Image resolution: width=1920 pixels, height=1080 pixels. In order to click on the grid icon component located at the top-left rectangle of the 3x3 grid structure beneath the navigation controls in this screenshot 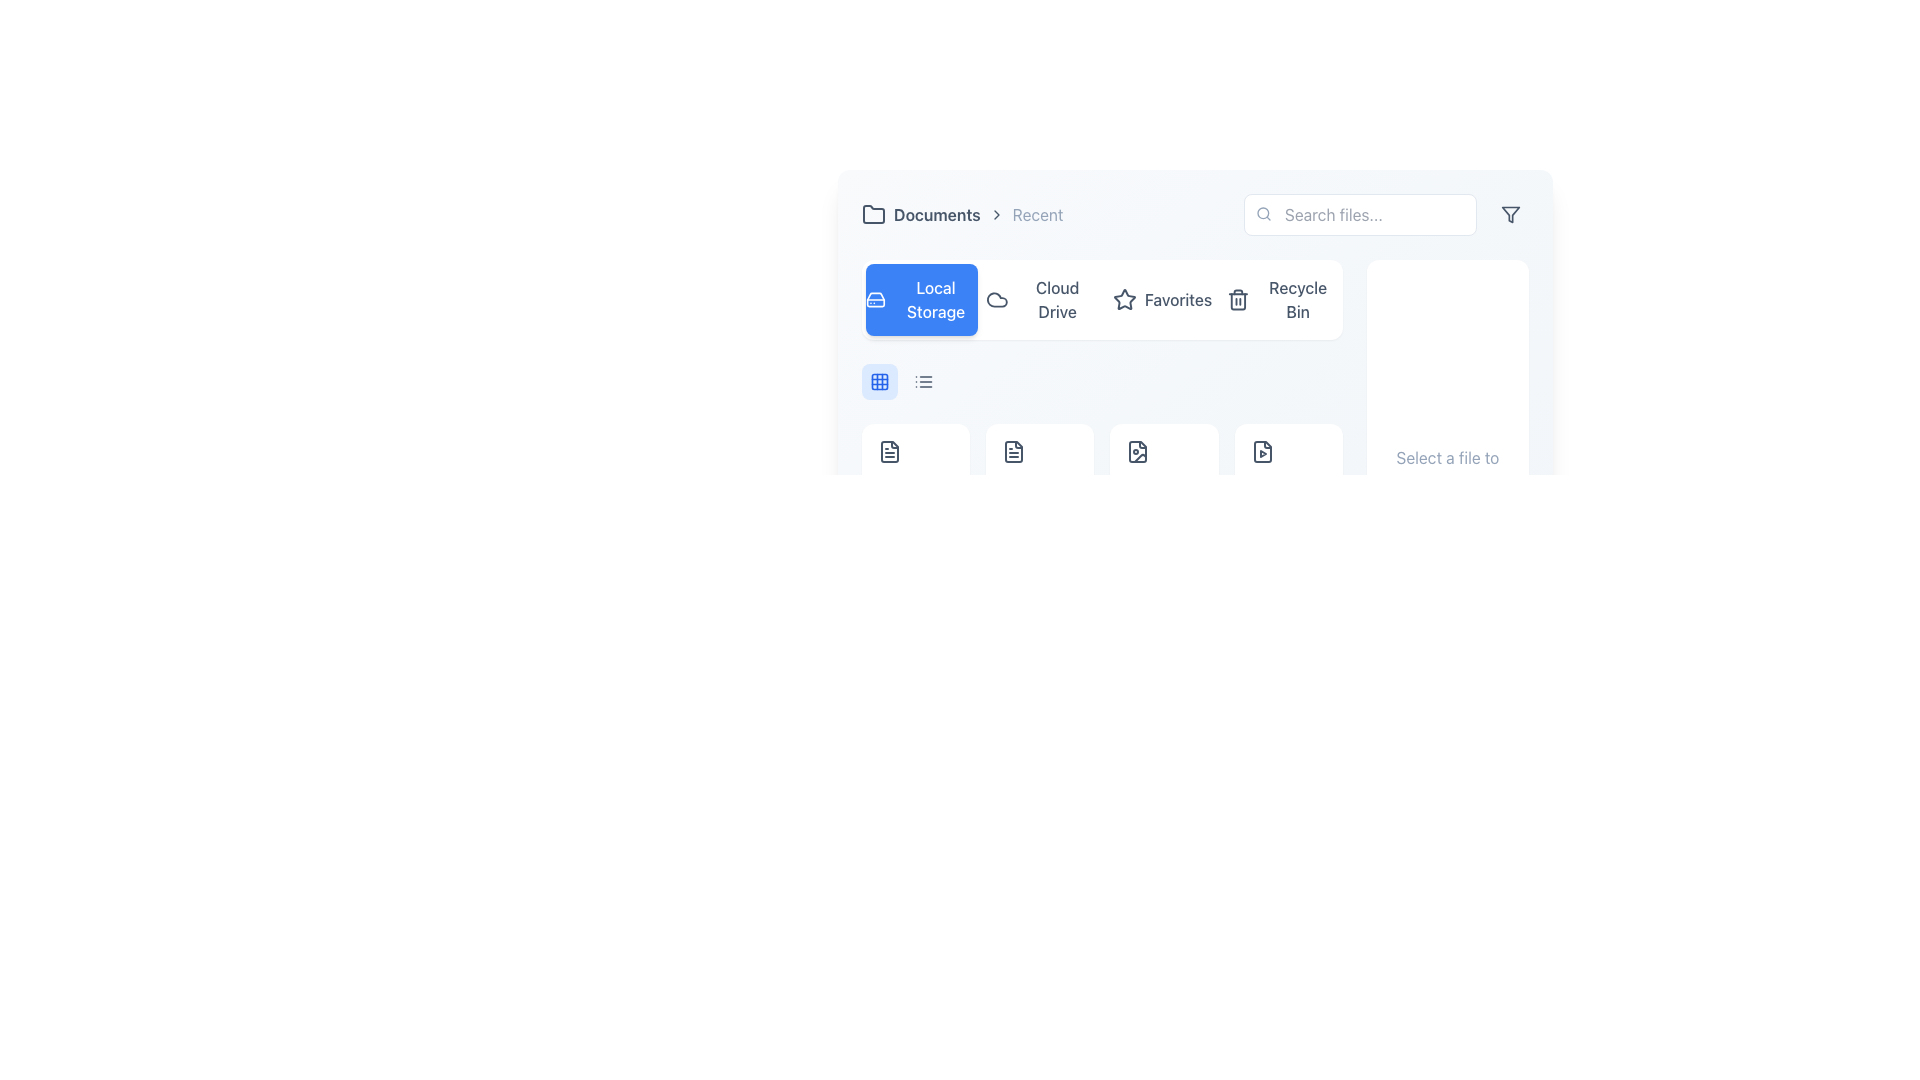, I will do `click(879, 381)`.